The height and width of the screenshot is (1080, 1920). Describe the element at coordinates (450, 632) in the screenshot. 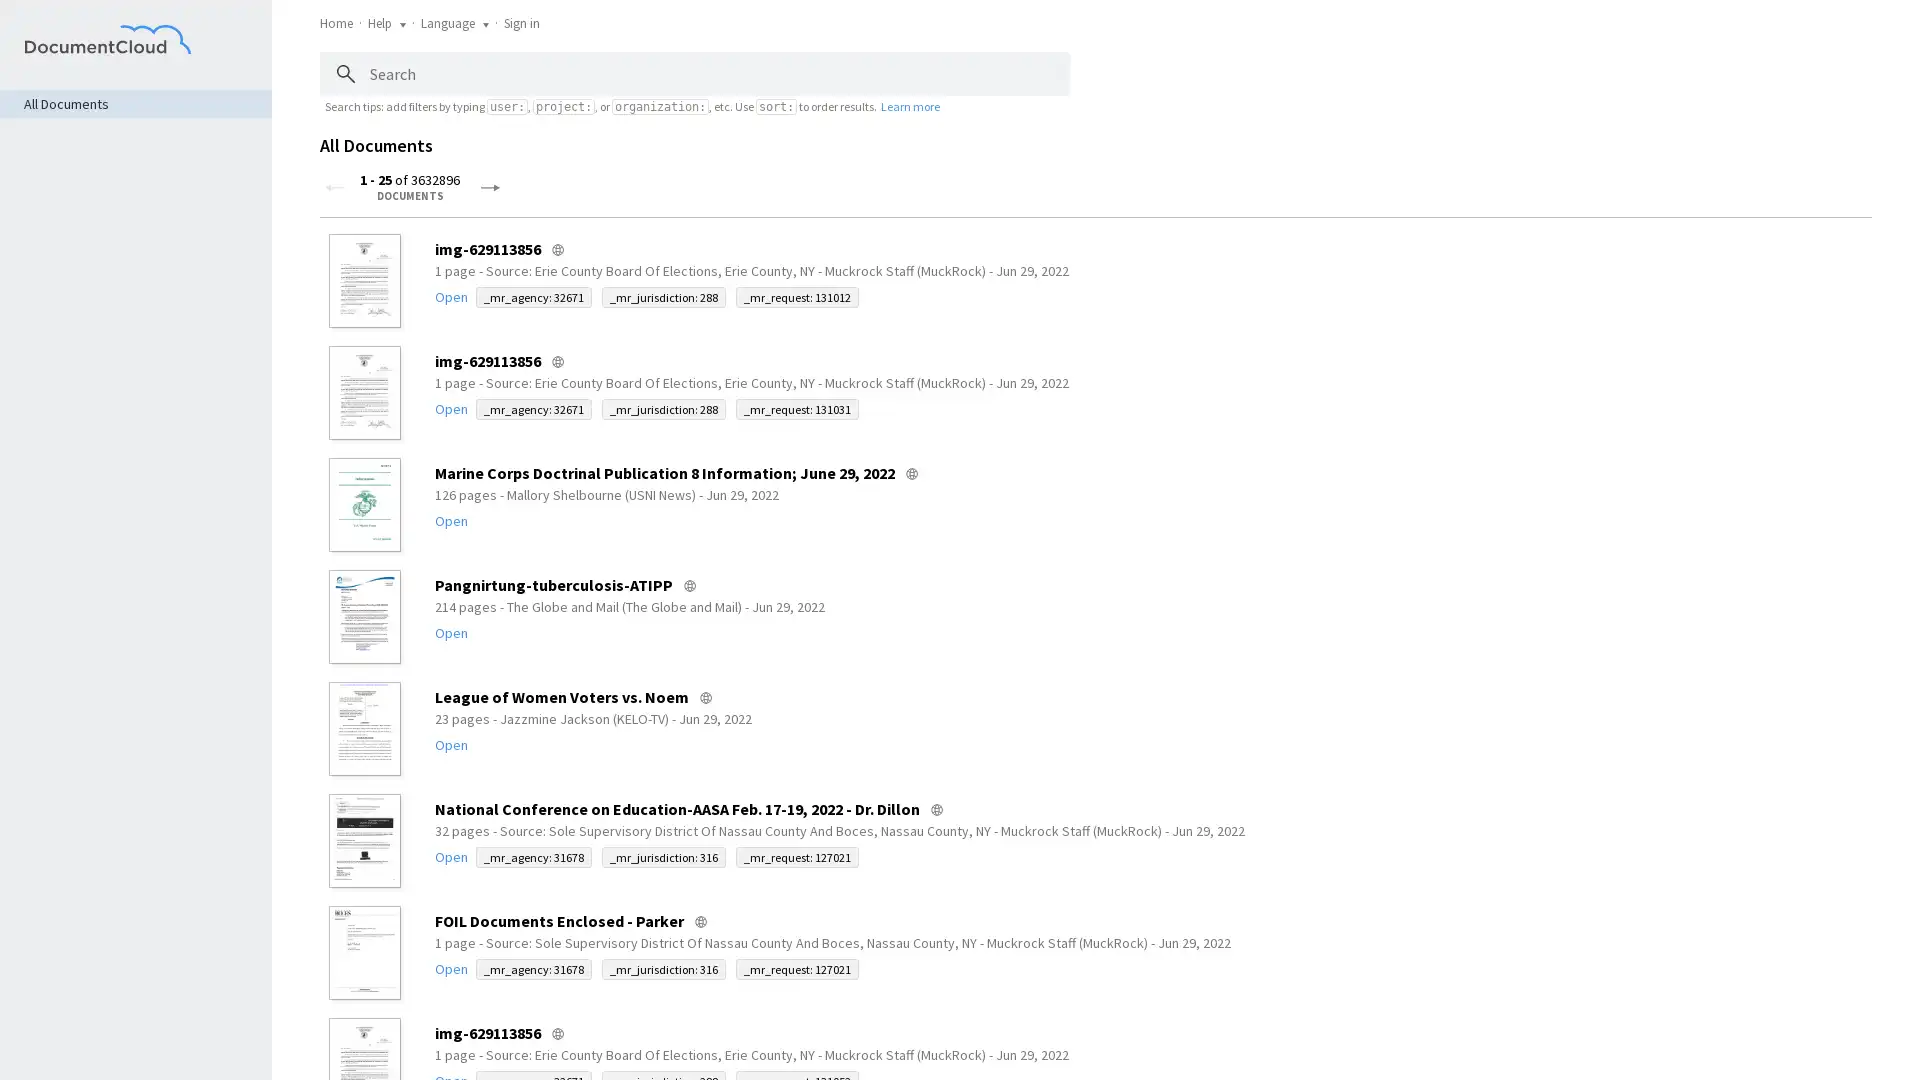

I see `Open` at that location.